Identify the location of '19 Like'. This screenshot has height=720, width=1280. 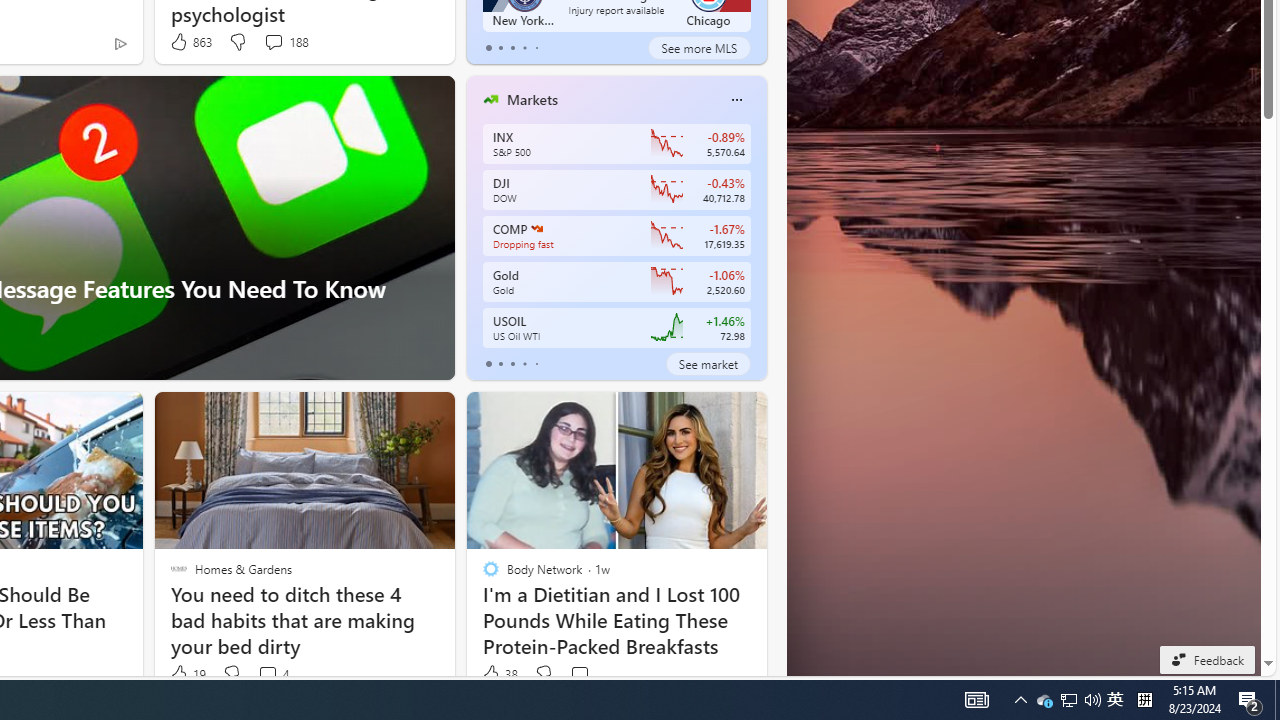
(186, 674).